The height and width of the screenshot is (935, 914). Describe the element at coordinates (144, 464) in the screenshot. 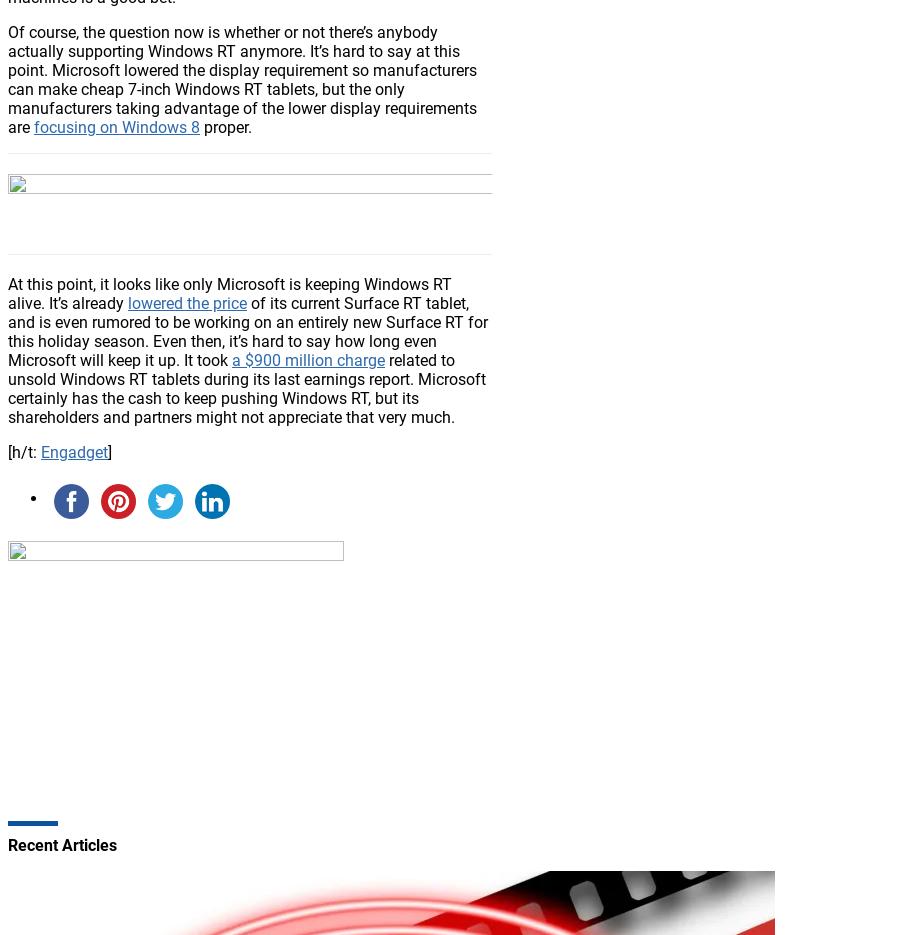

I see `'PaymentTrends'` at that location.